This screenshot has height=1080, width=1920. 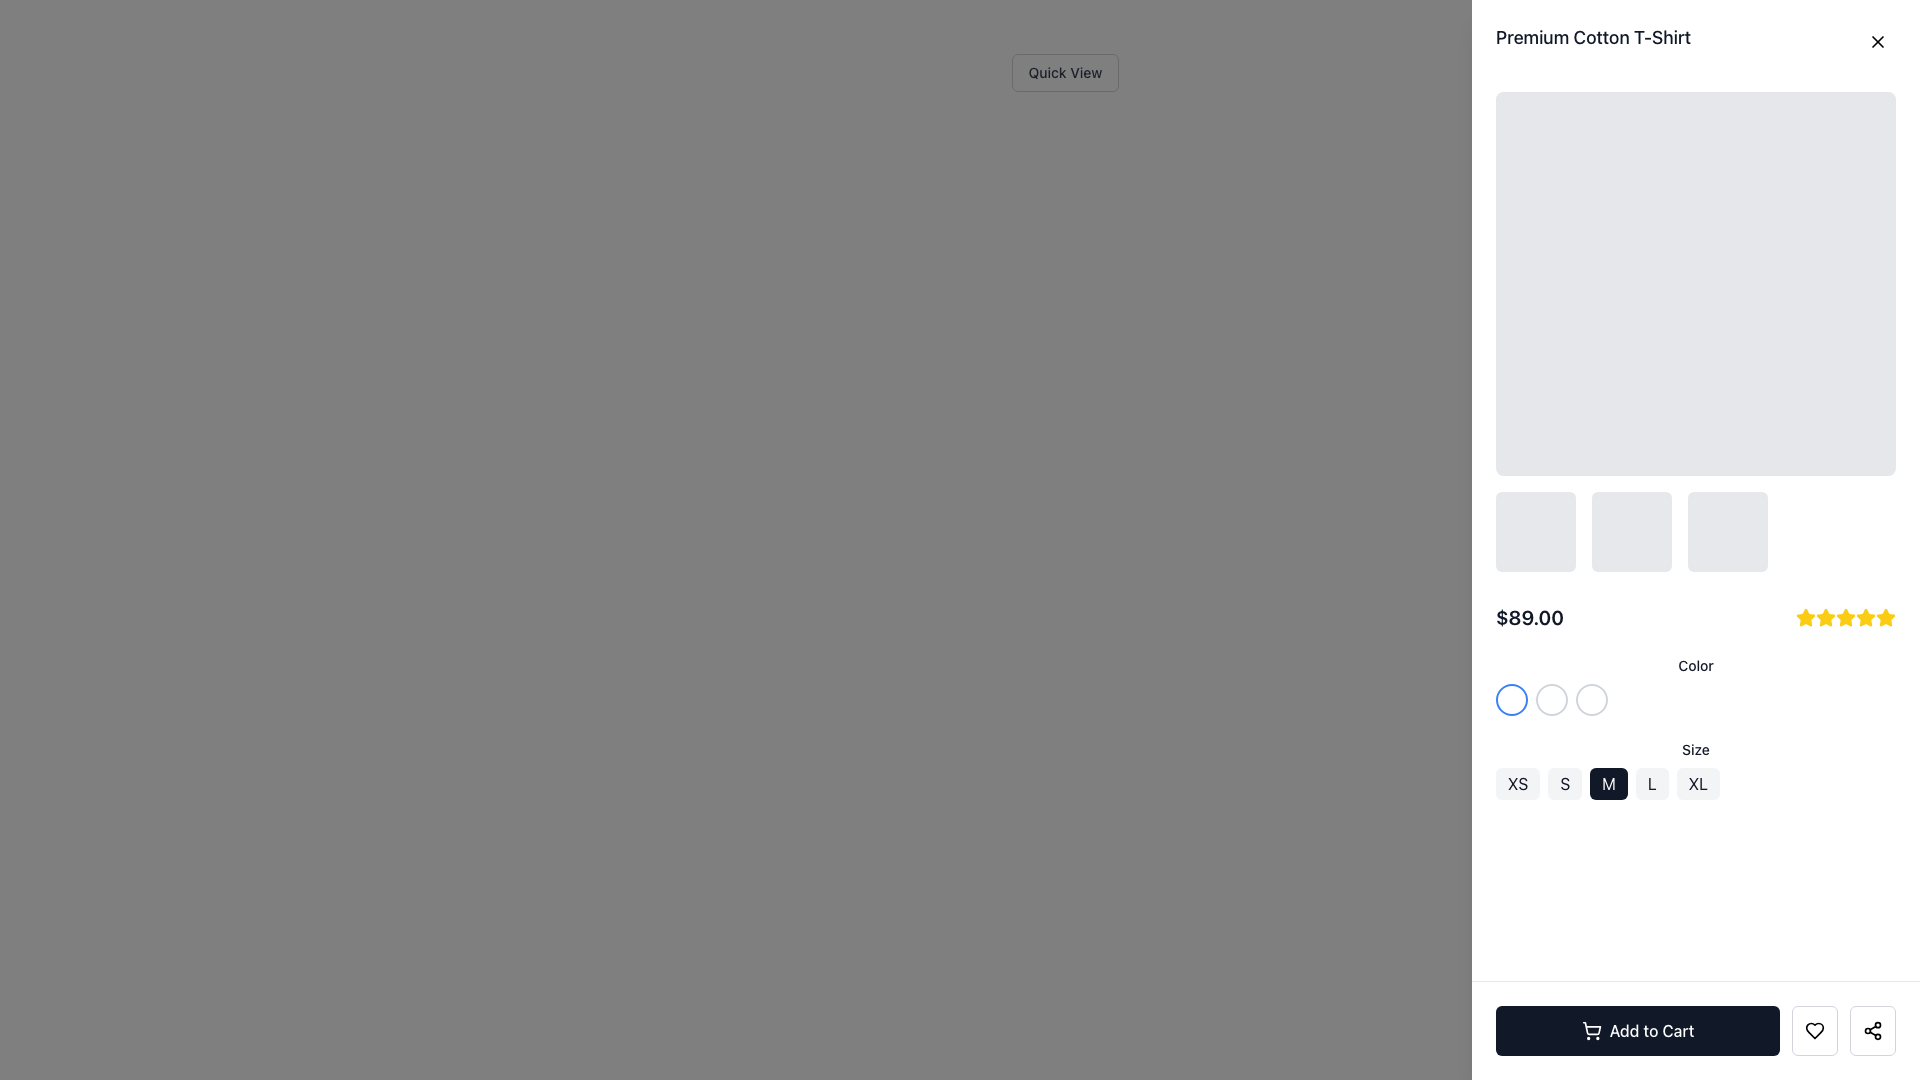 I want to click on to select the second circular color option in the horizontal arrangement, which is visually styled with a light gray border and a white interior, located within the 'Color' section, so click(x=1550, y=698).